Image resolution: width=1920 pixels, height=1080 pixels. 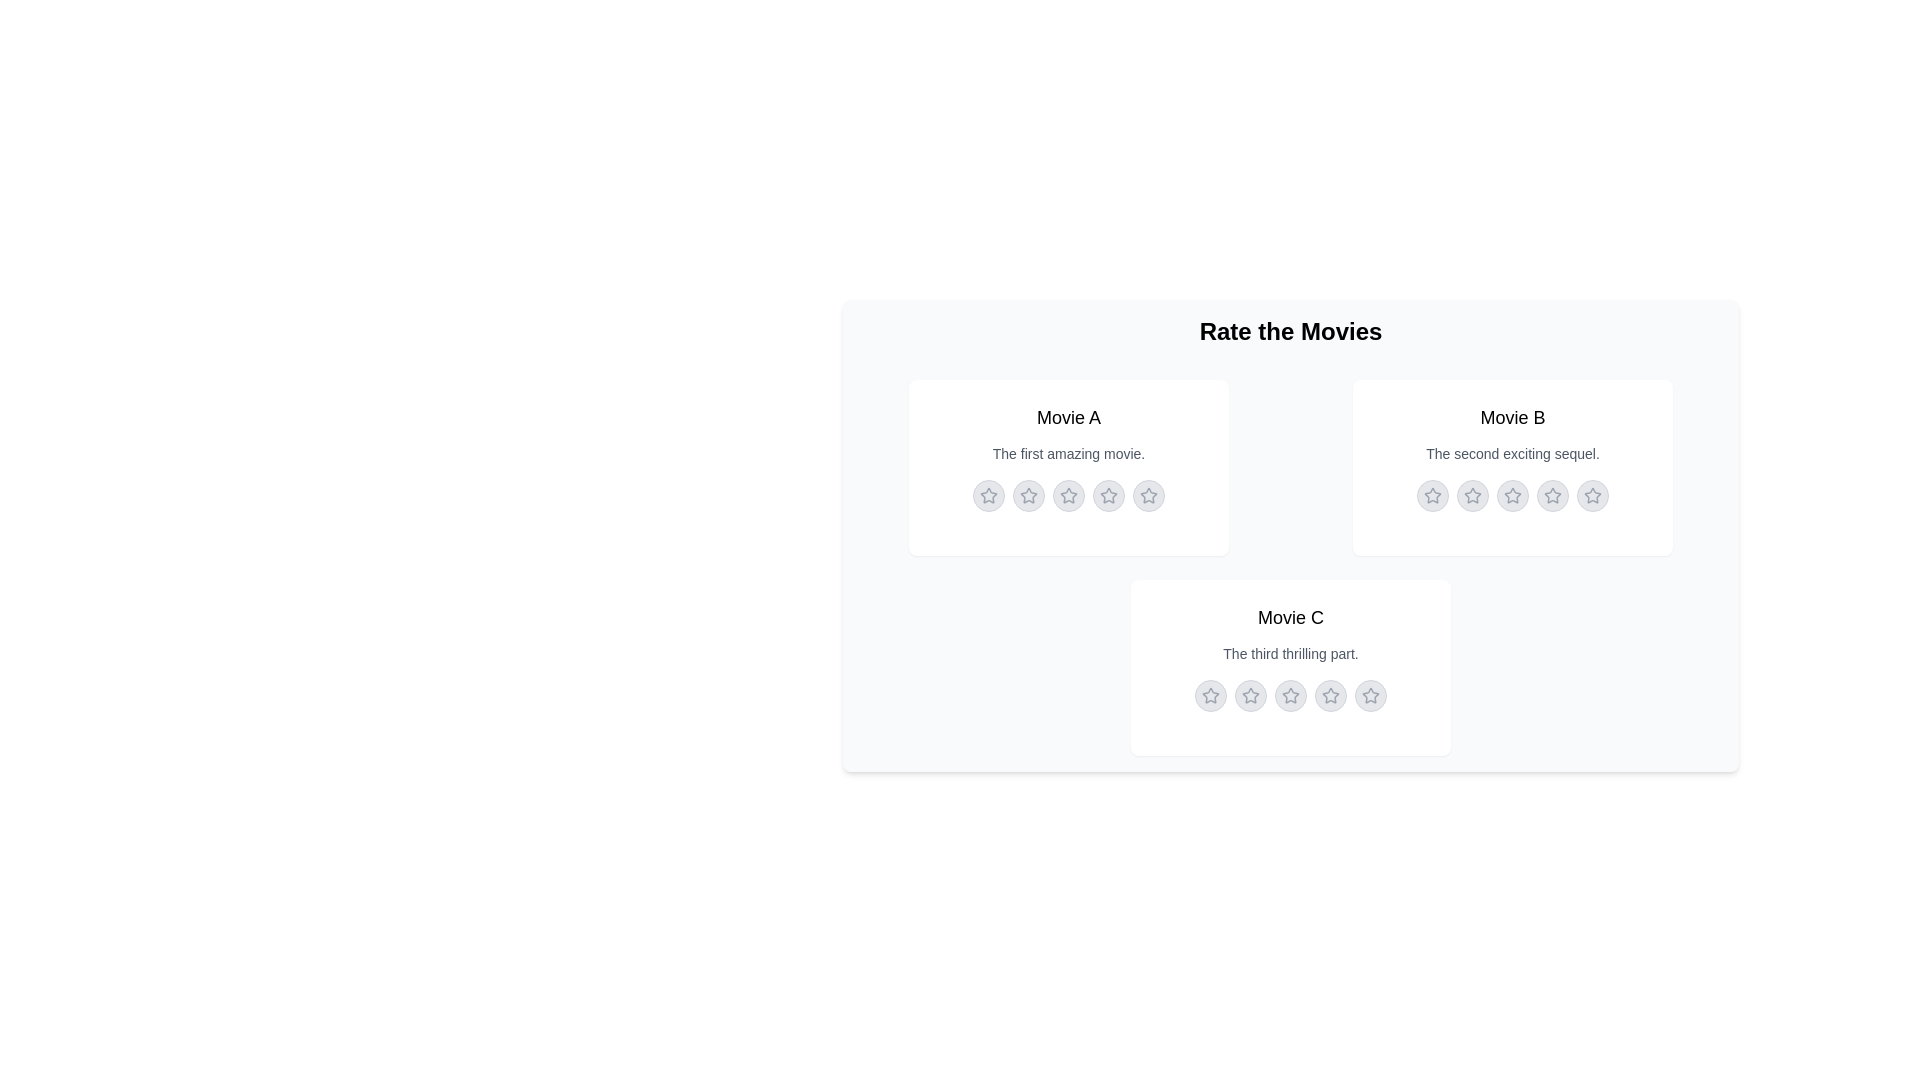 I want to click on the third circular star-rating button with a star icon in the center located under the 'Movie C' section, so click(x=1291, y=694).